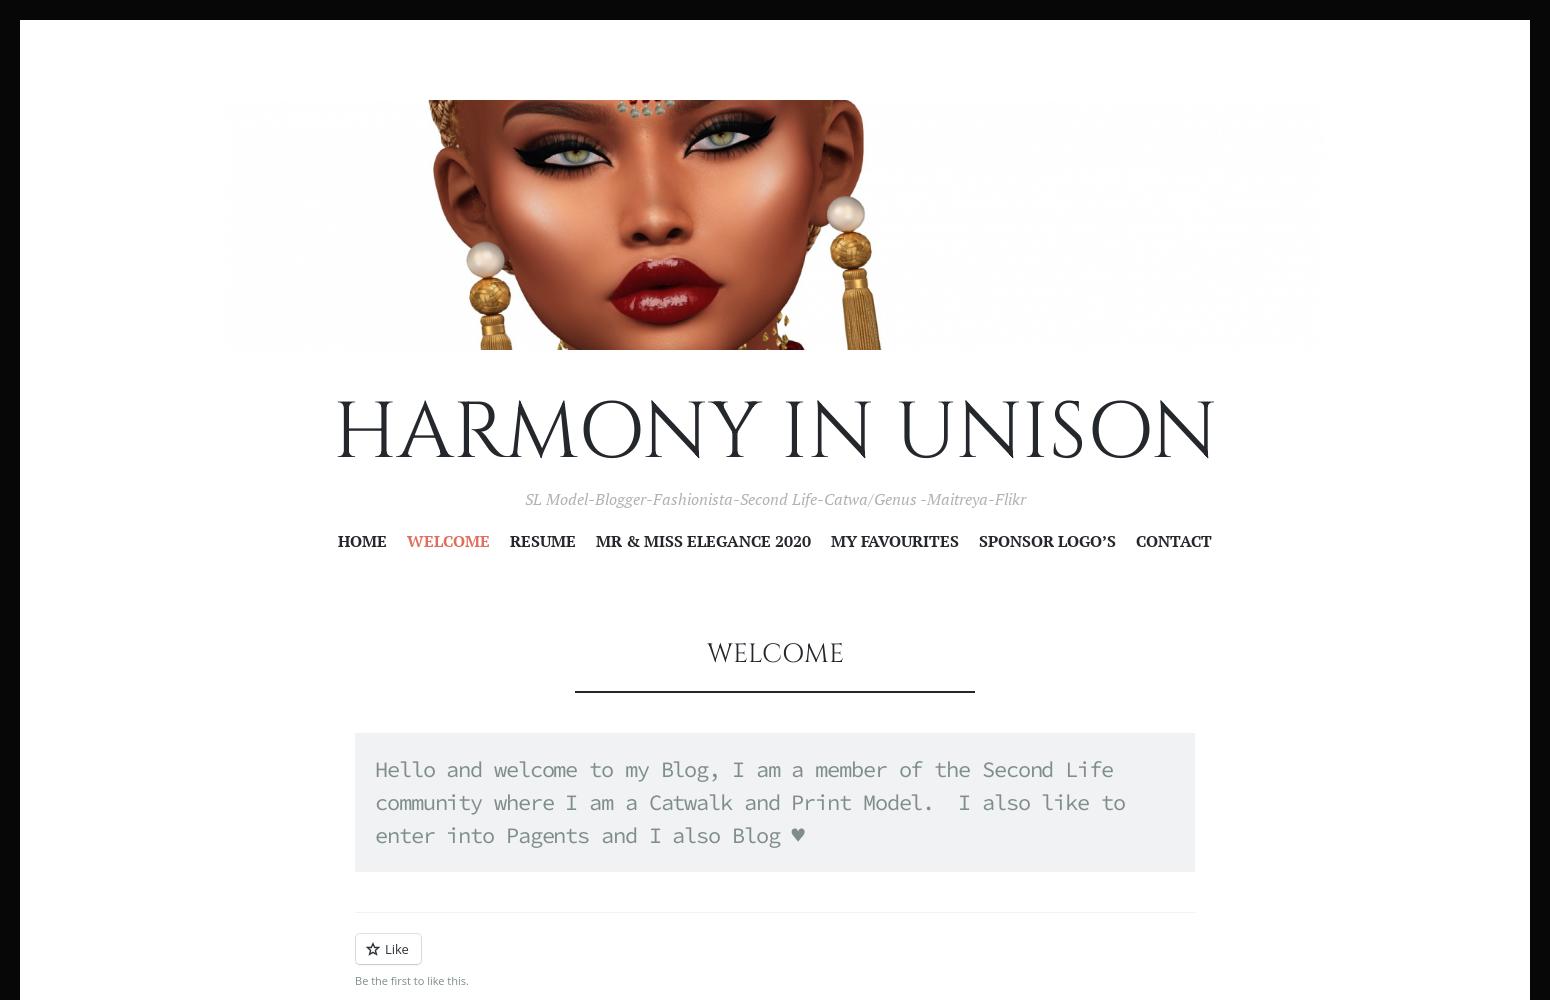 The image size is (1550, 1000). Describe the element at coordinates (703, 541) in the screenshot. I see `'Mr & Miss Elegance 2020'` at that location.